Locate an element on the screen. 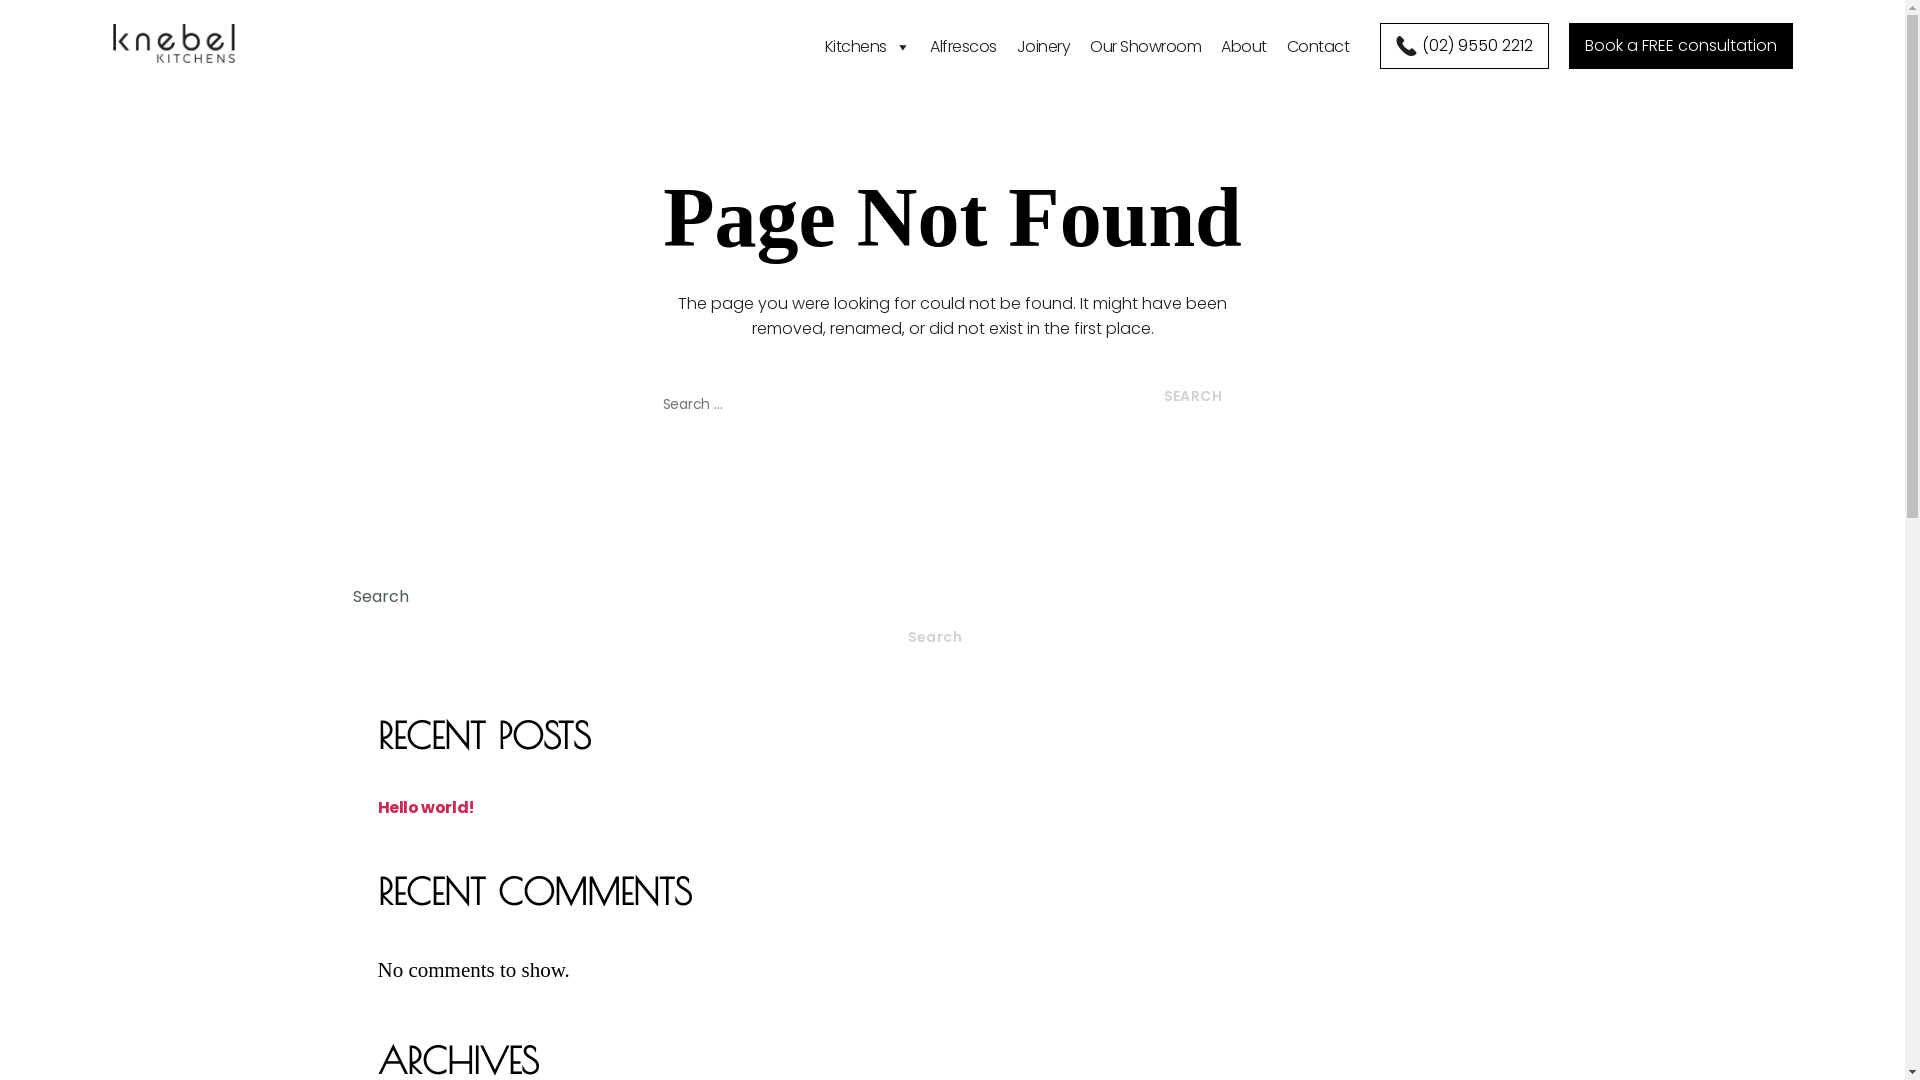  'Kitchens' is located at coordinates (815, 39).